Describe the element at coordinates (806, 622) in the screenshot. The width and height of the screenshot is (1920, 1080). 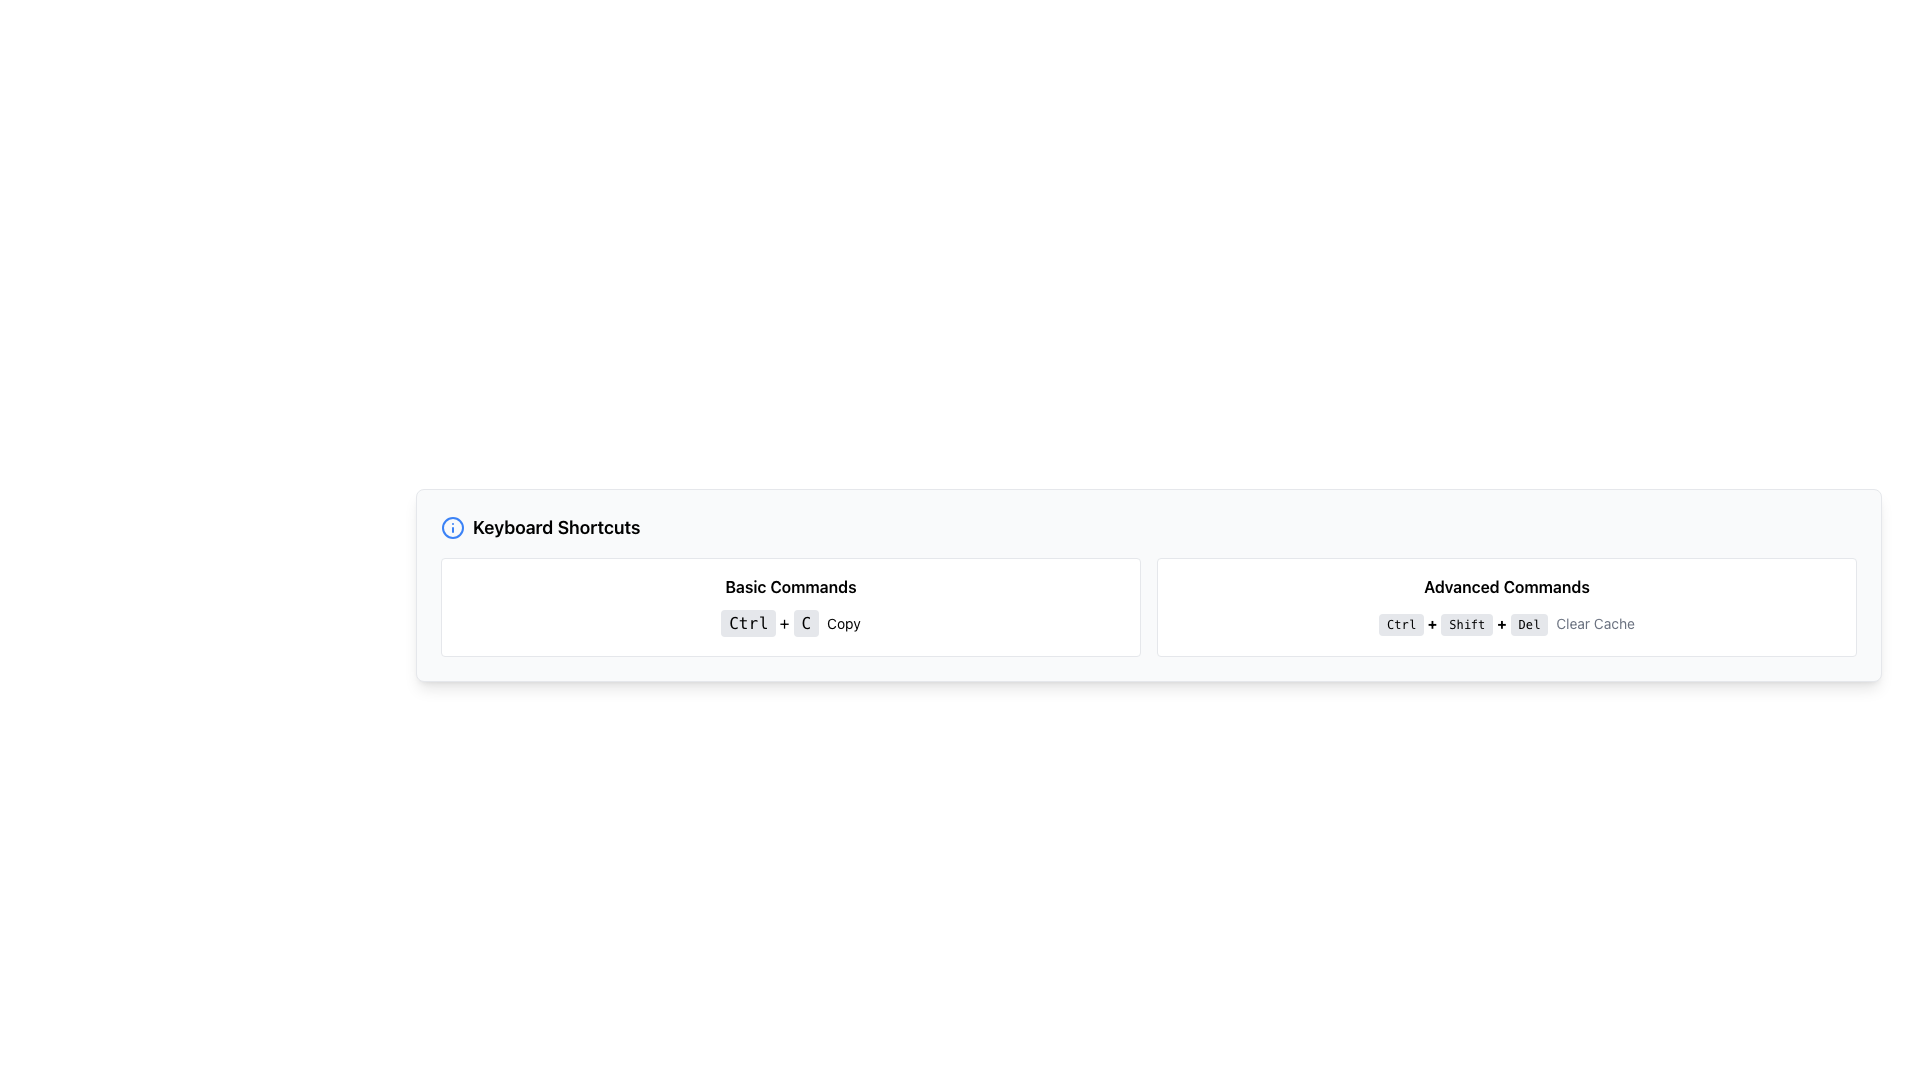
I see `the 'C' key button in the 'Basic Commands' section under 'Keyboard Shortcuts' which represents the copy function` at that location.